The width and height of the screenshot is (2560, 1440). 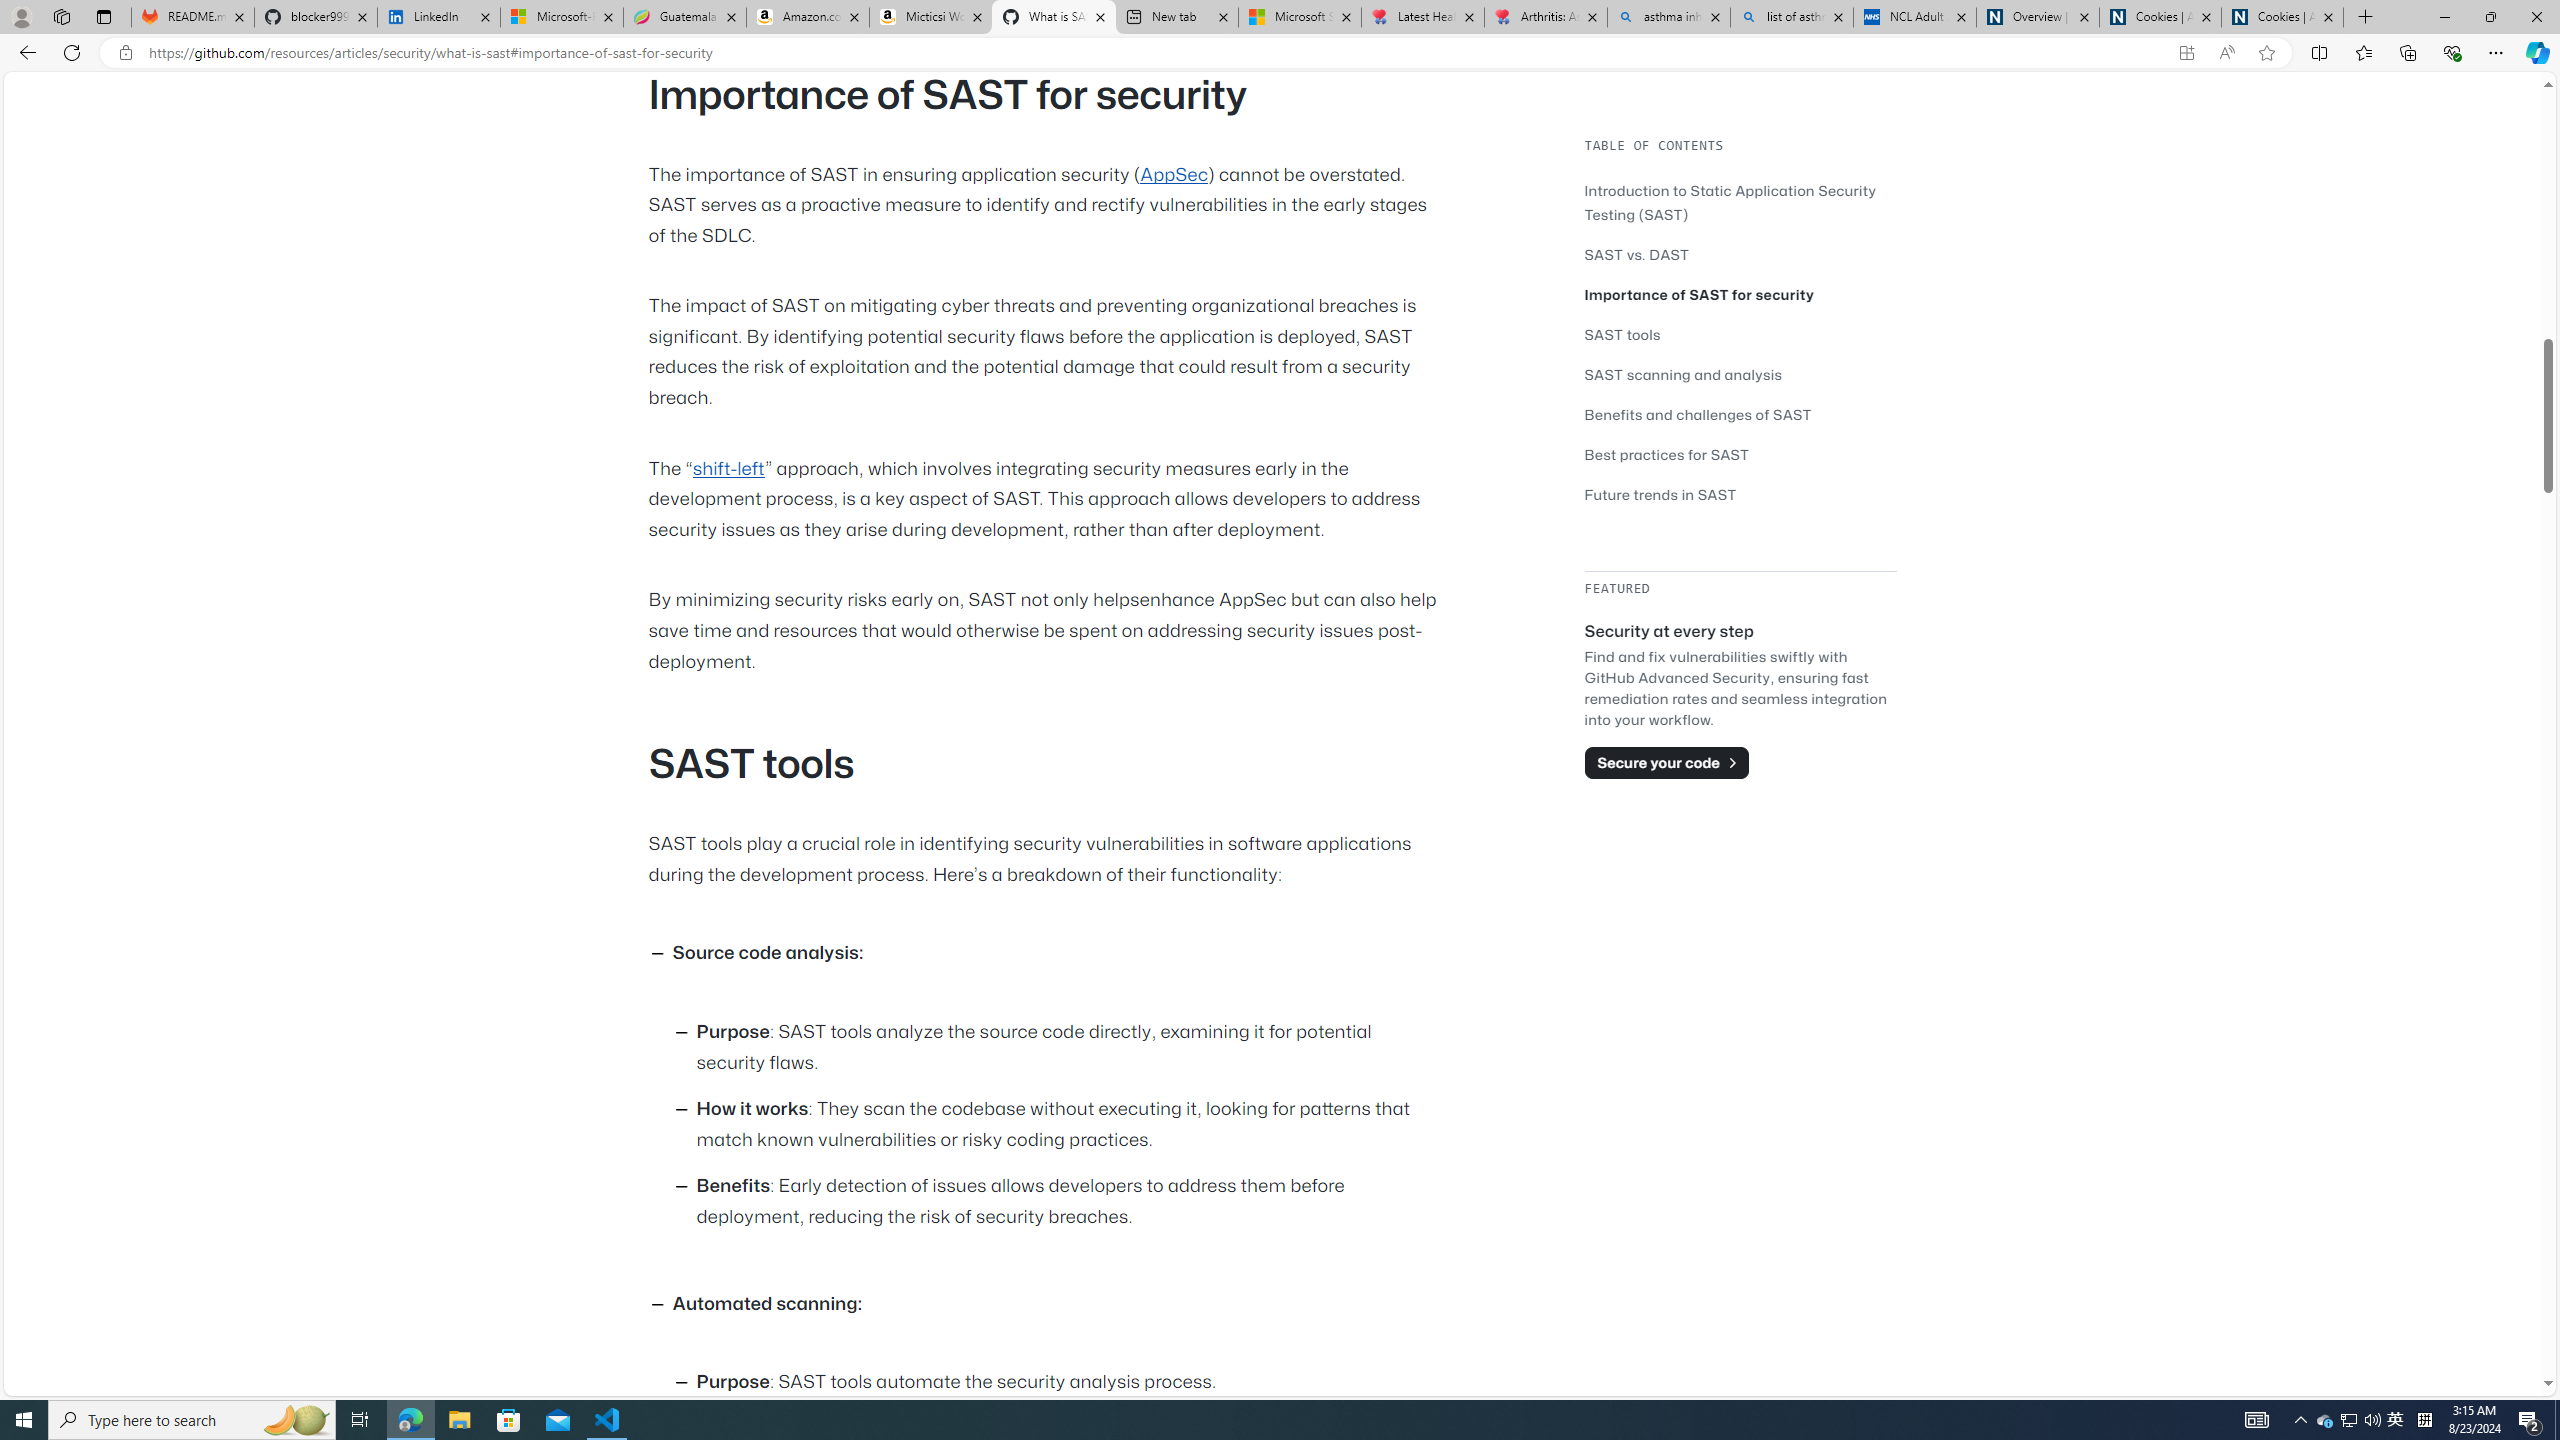 What do you see at coordinates (2185, 53) in the screenshot?
I see `'App available. Install GitHub'` at bounding box center [2185, 53].